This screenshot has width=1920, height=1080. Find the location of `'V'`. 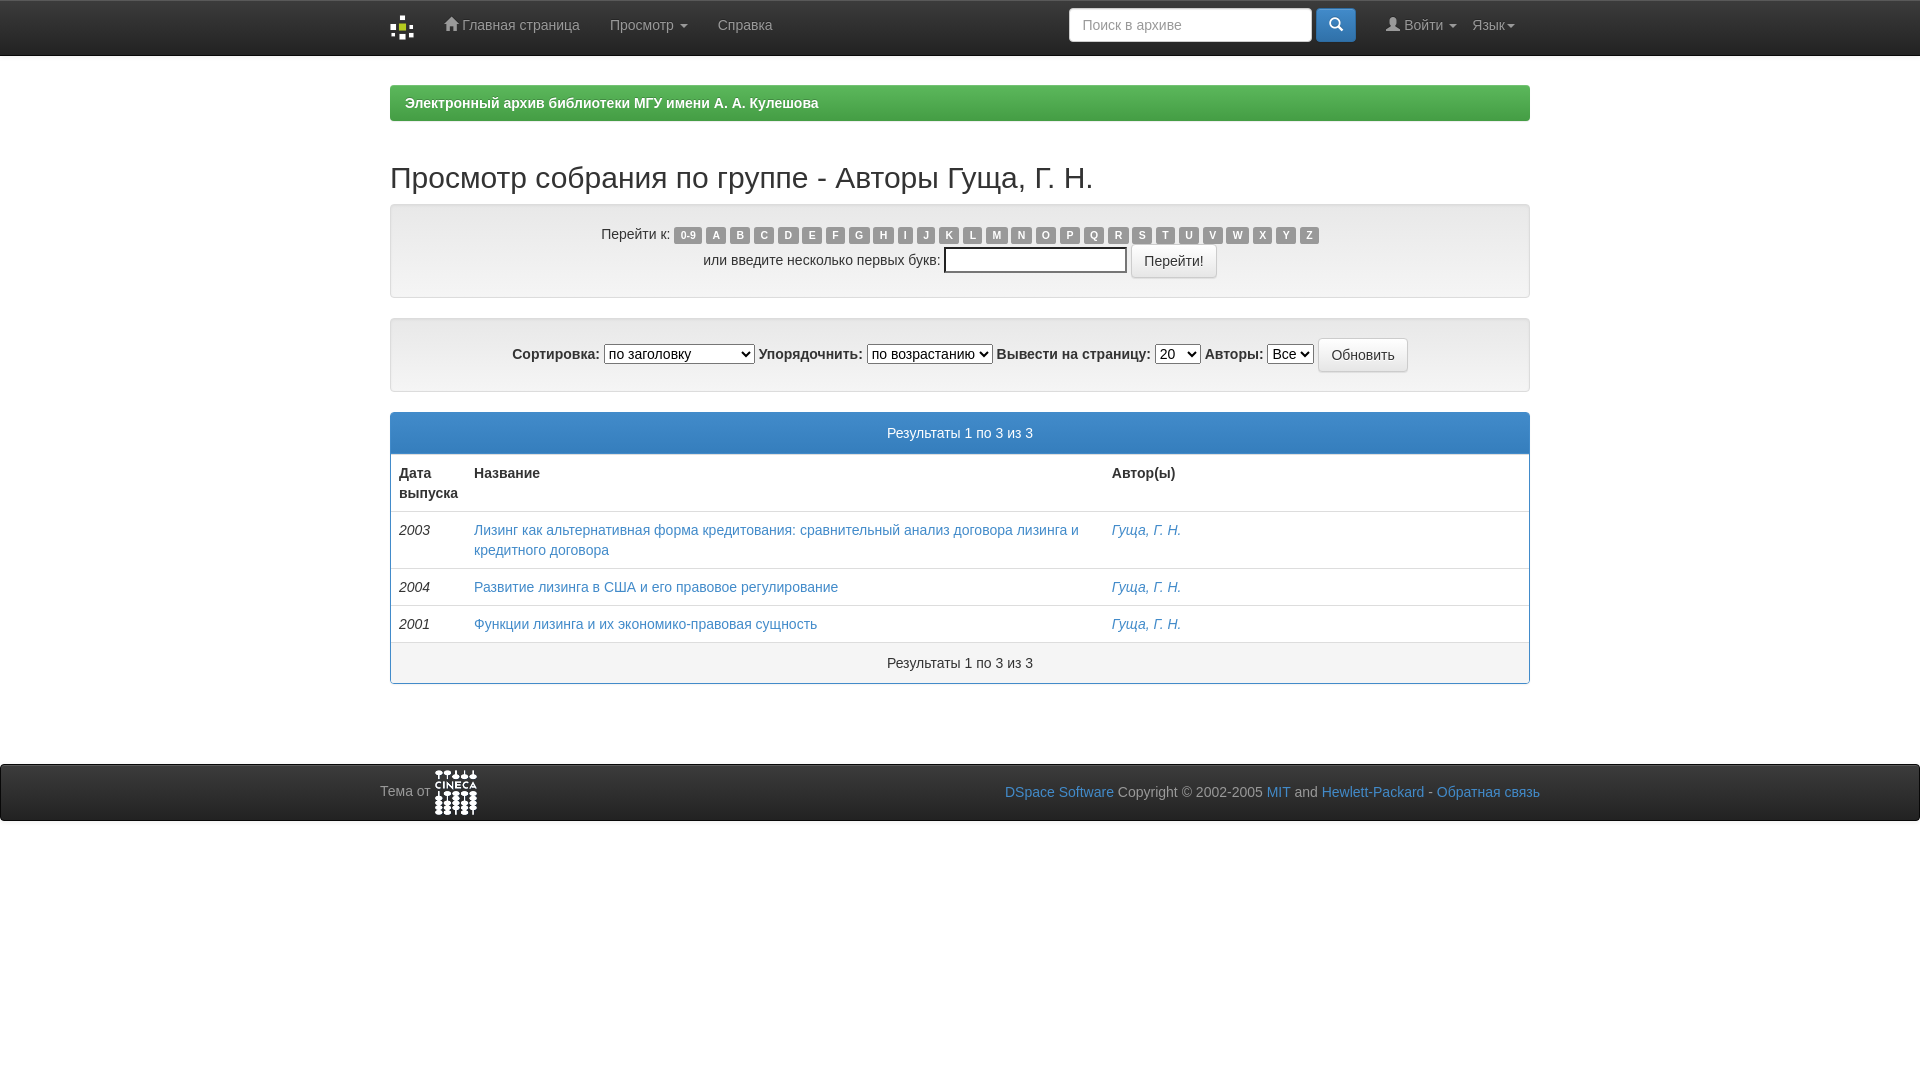

'V' is located at coordinates (1212, 234).